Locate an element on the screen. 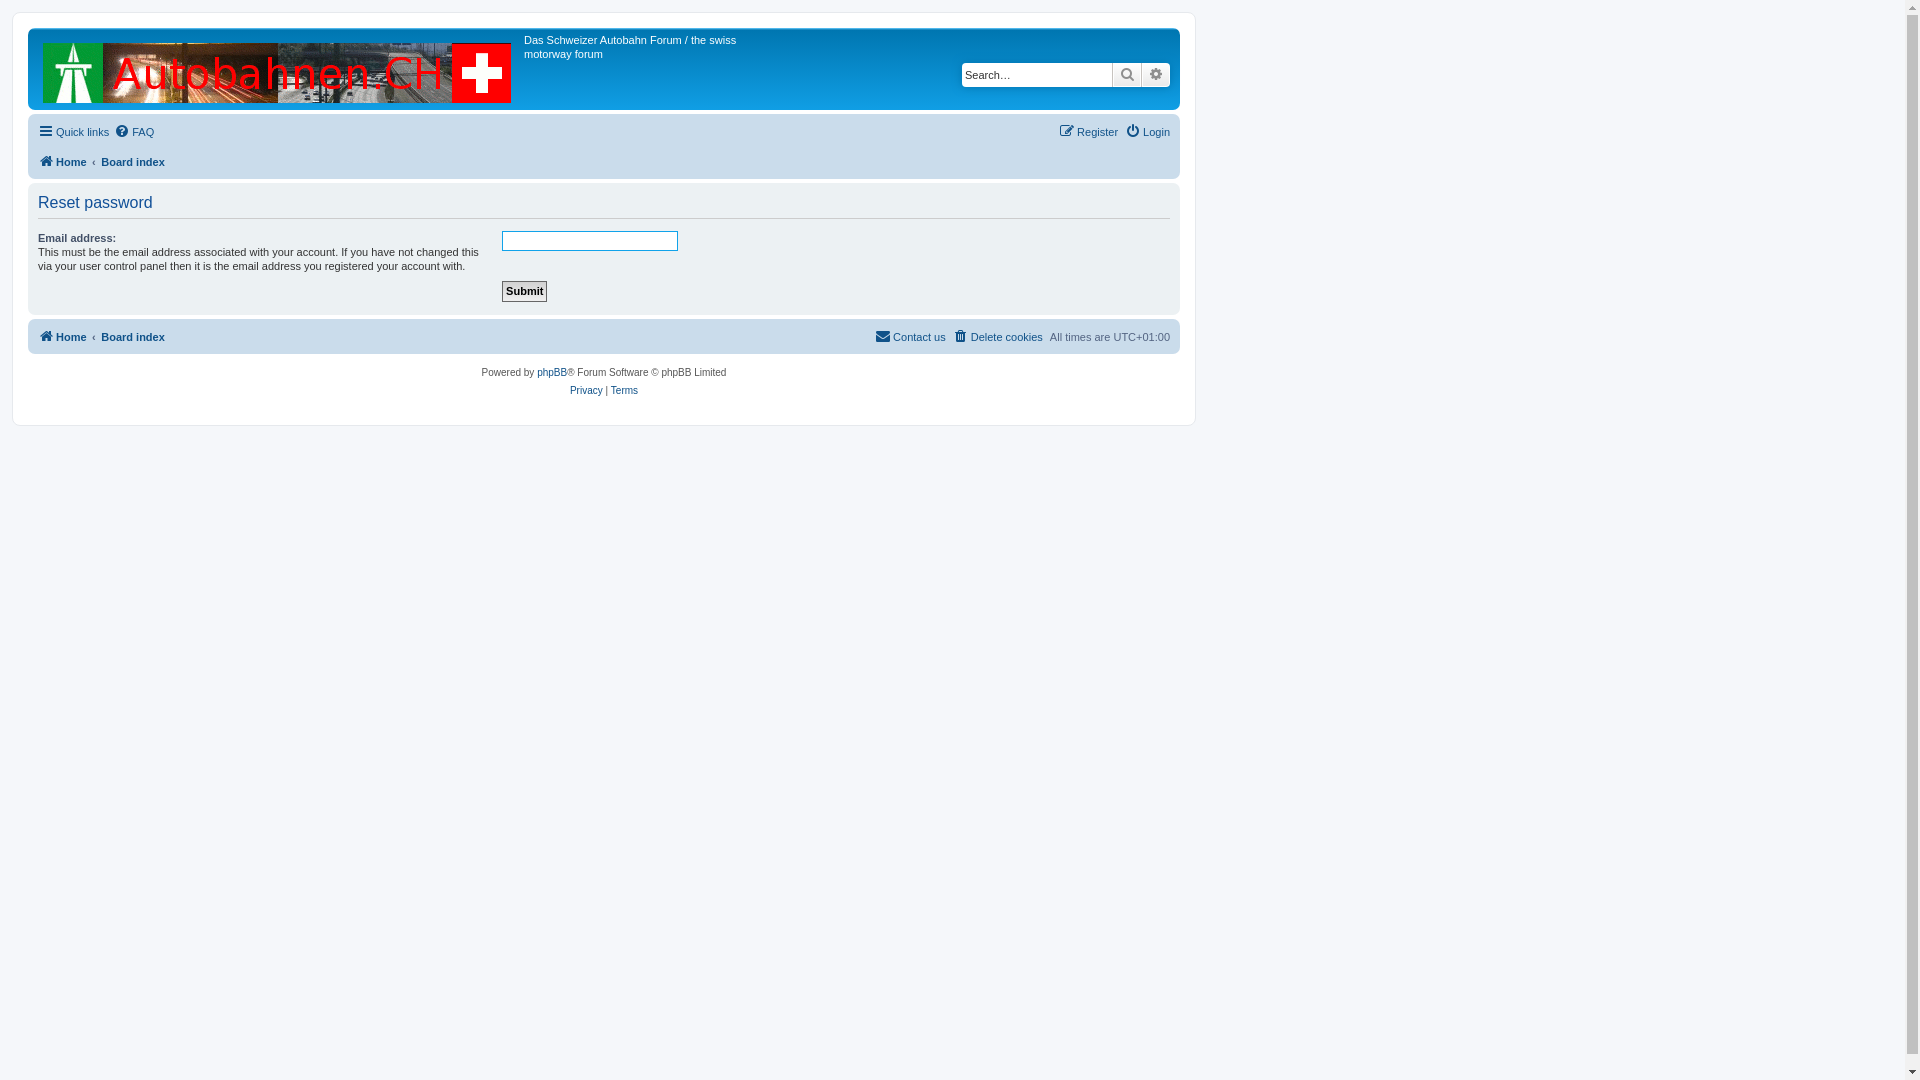  'Privacy' is located at coordinates (569, 390).